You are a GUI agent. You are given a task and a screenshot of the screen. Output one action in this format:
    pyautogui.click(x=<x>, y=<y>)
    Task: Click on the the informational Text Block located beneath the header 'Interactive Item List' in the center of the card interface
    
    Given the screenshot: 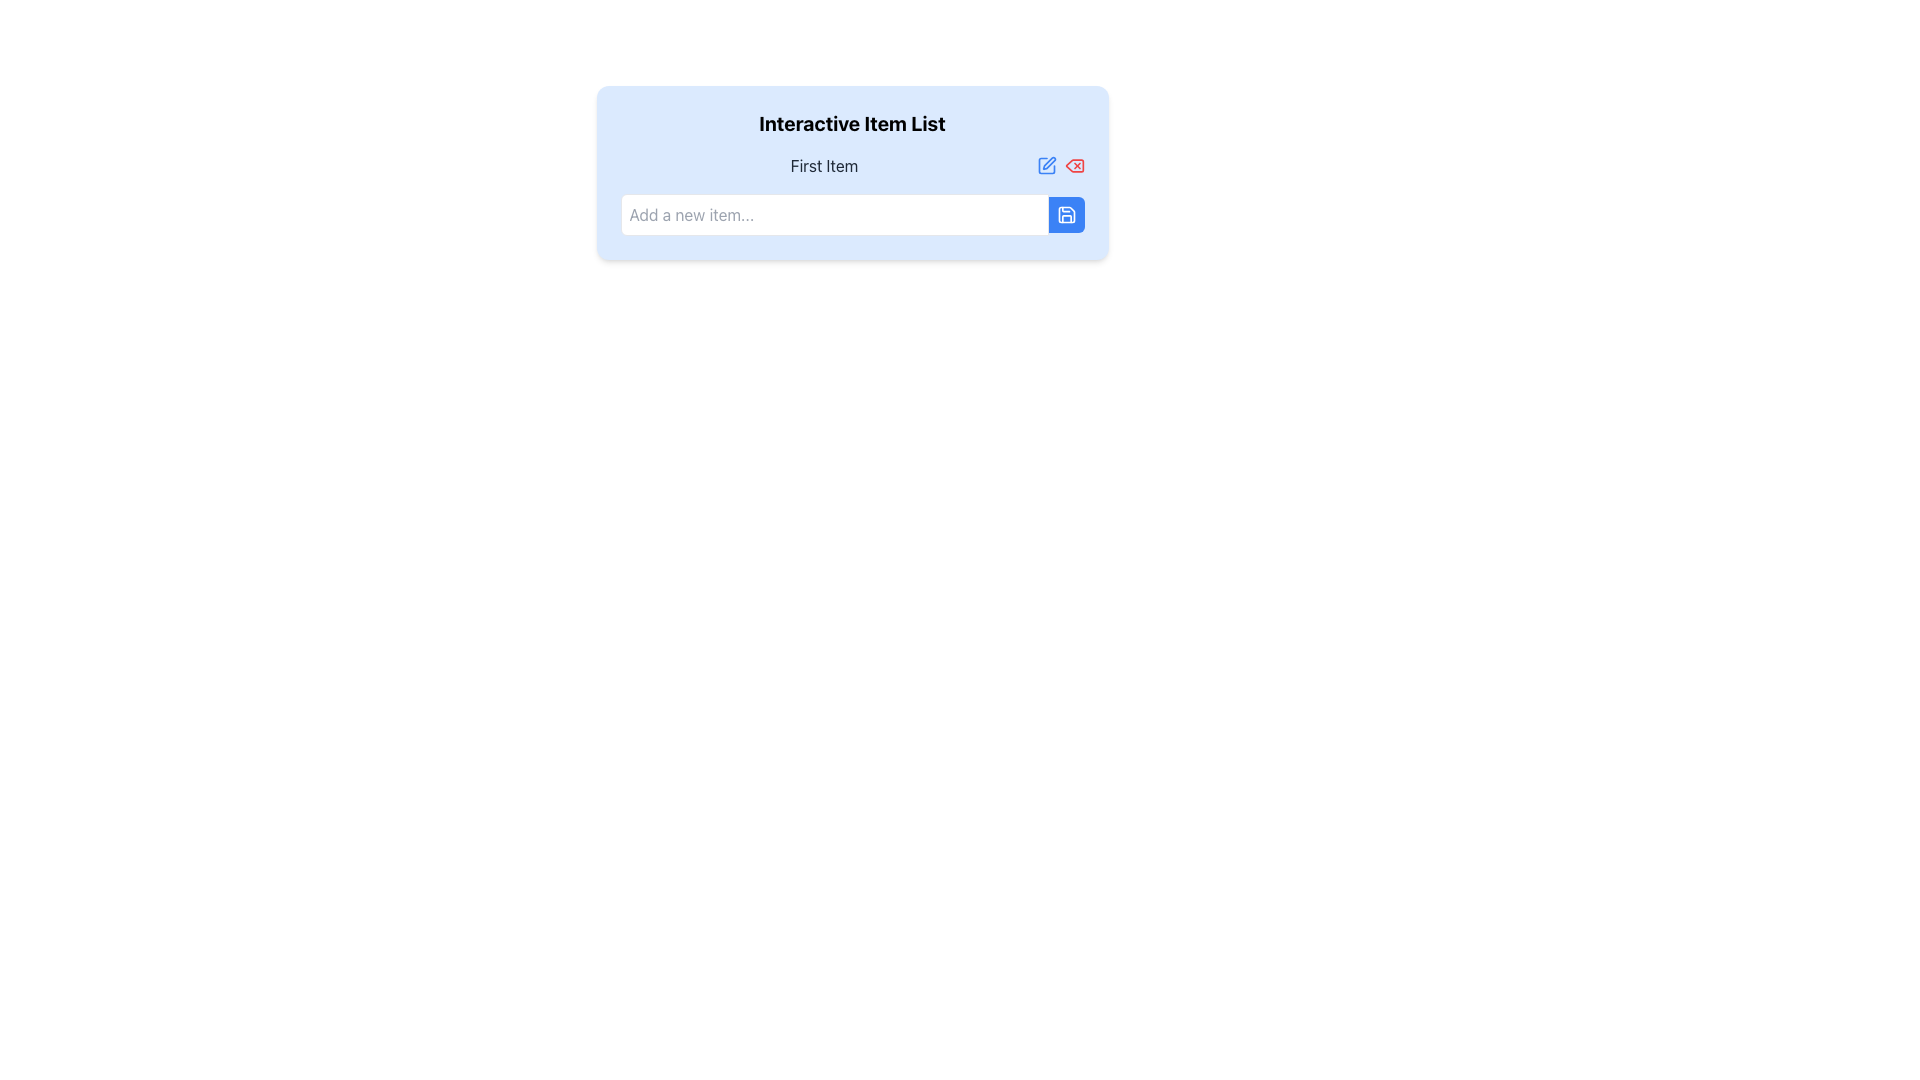 What is the action you would take?
    pyautogui.click(x=852, y=172)
    